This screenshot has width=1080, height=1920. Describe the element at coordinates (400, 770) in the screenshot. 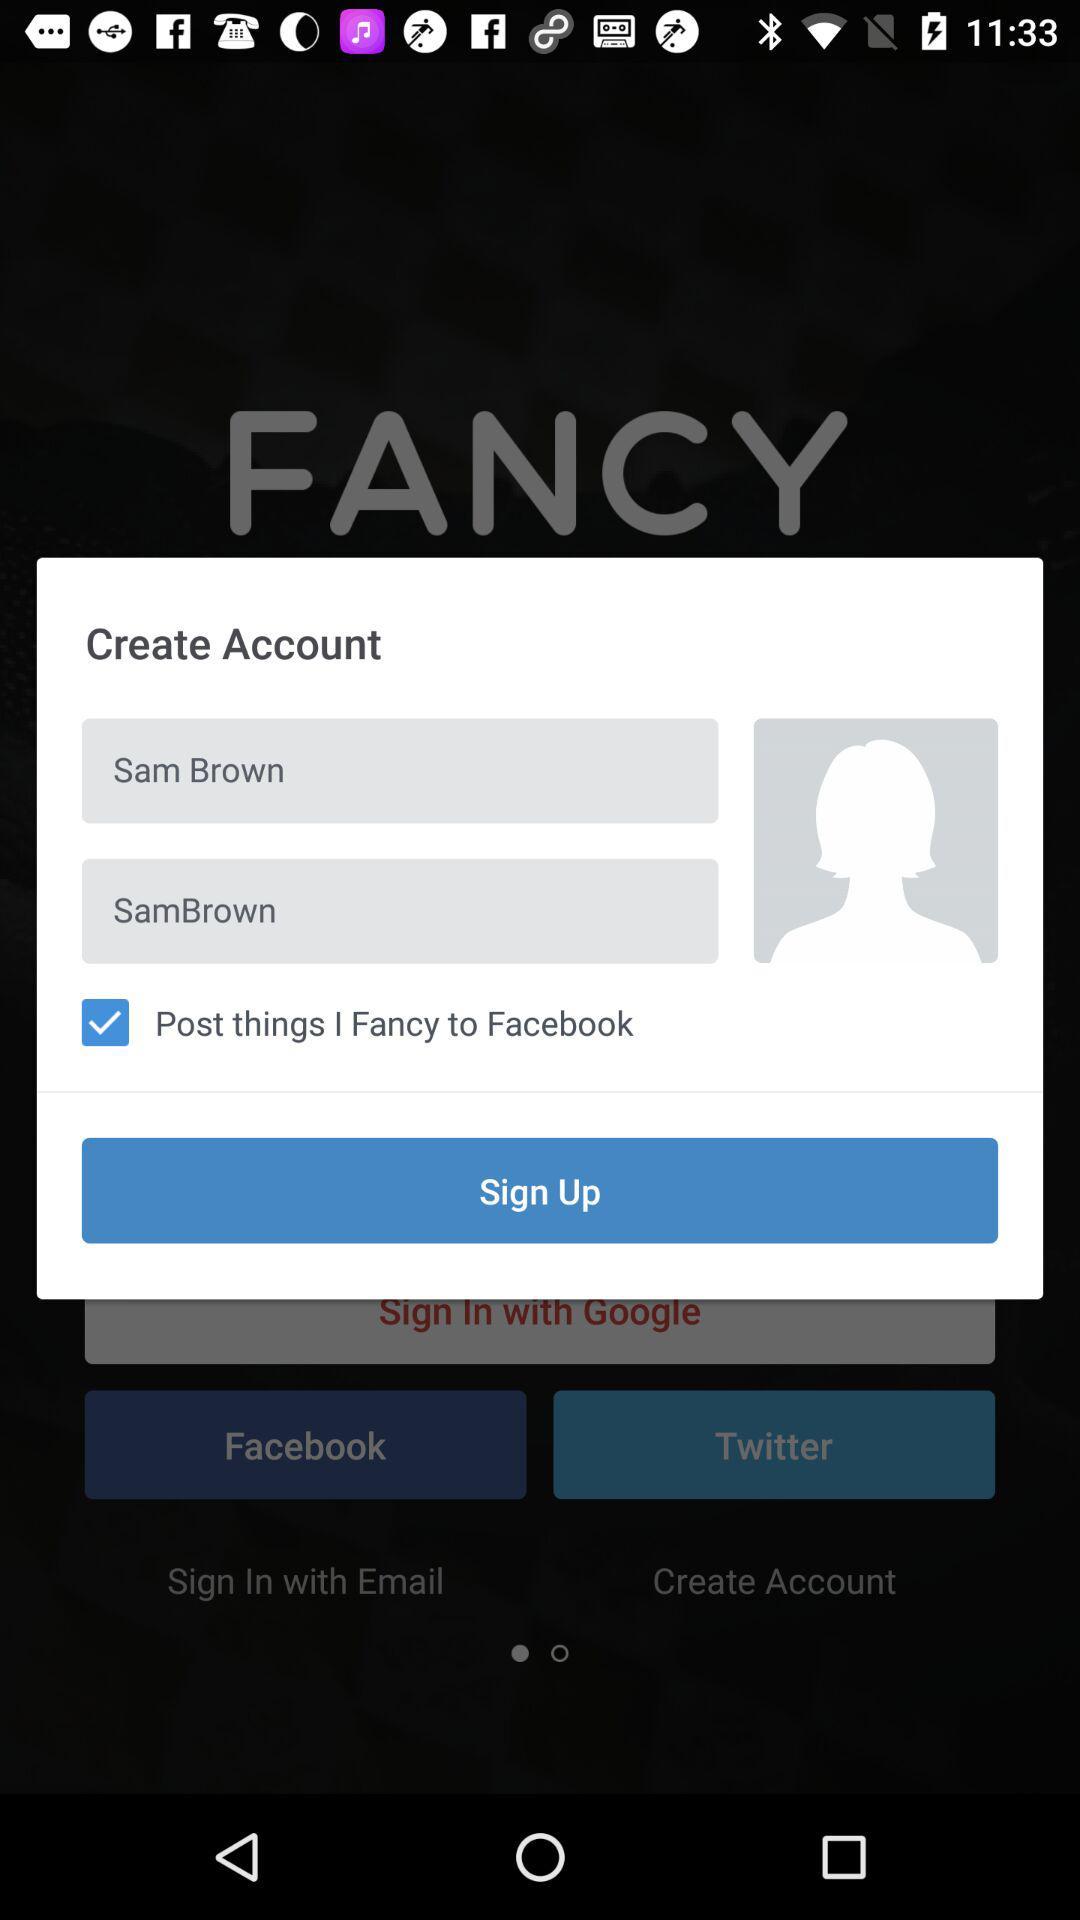

I see `the item below the create account icon` at that location.